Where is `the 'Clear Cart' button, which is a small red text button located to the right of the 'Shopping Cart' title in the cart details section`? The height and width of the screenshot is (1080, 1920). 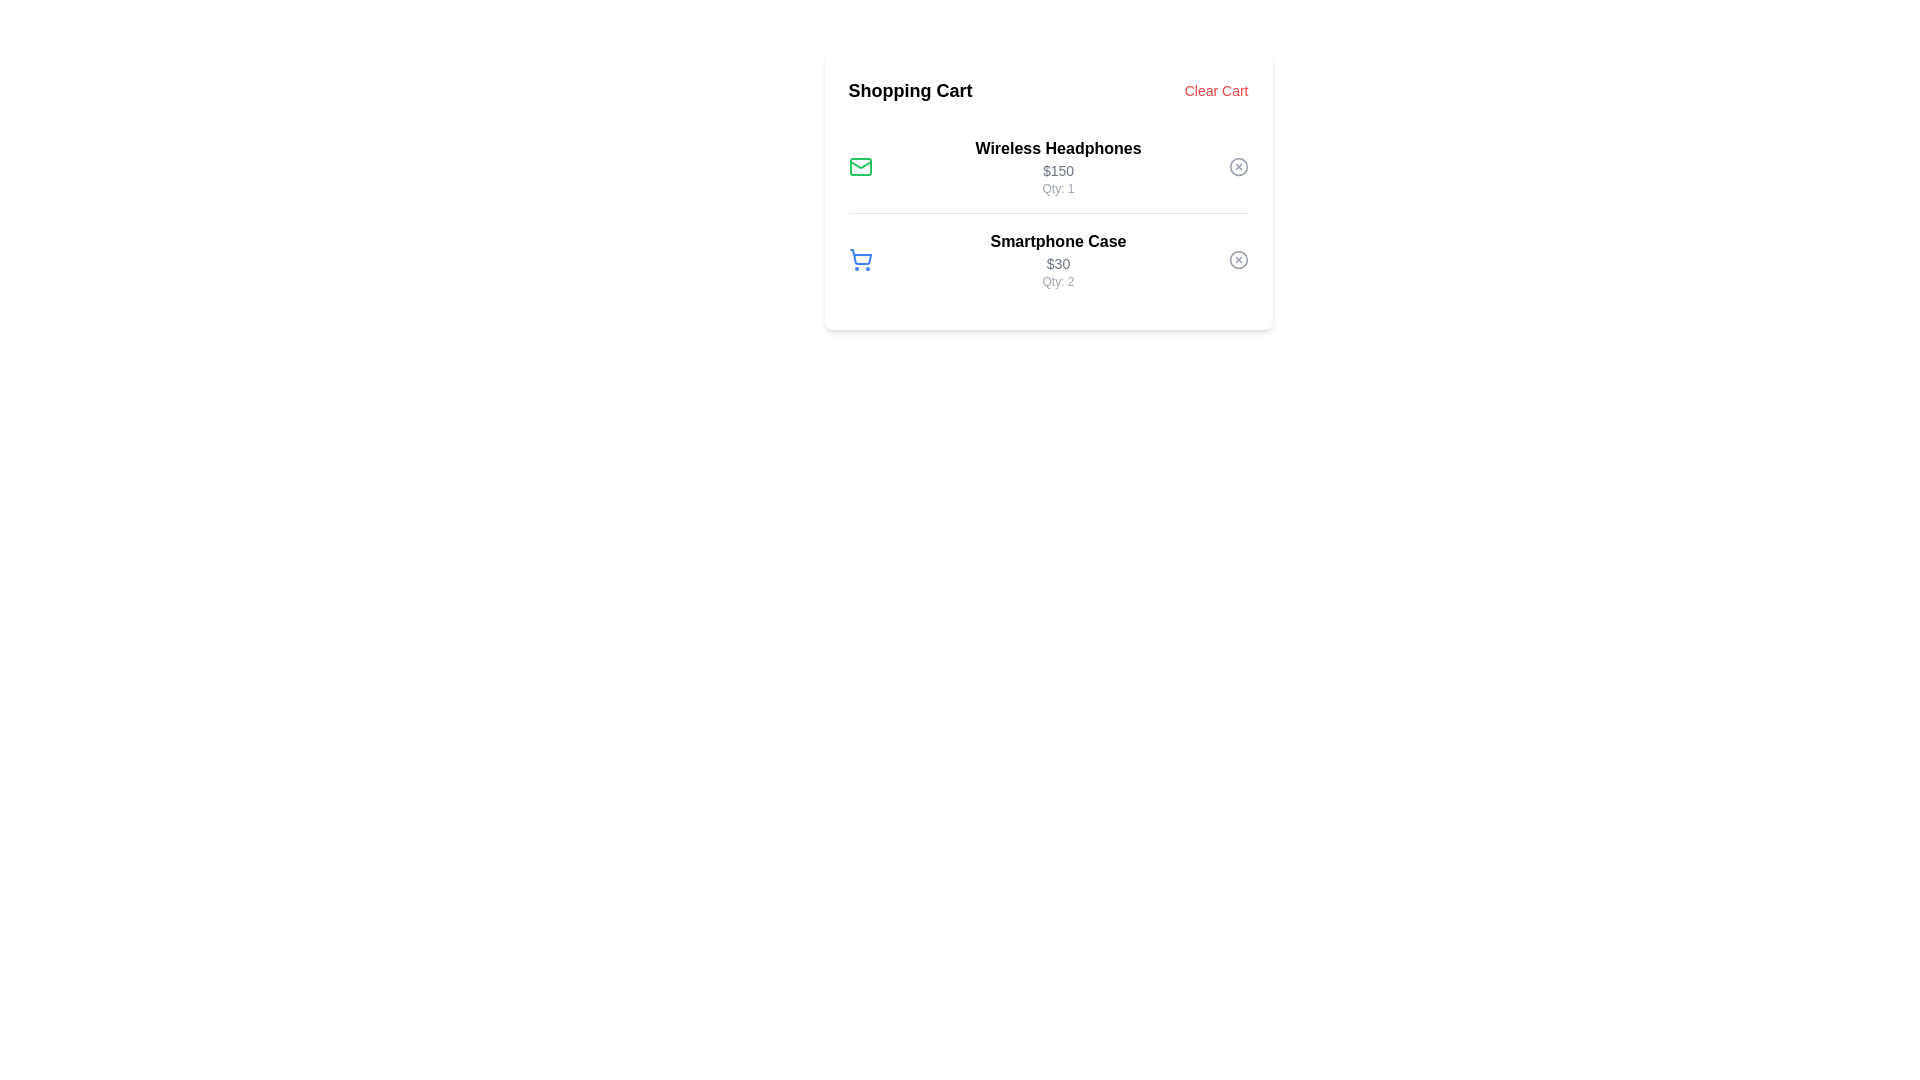 the 'Clear Cart' button, which is a small red text button located to the right of the 'Shopping Cart' title in the cart details section is located at coordinates (1215, 91).